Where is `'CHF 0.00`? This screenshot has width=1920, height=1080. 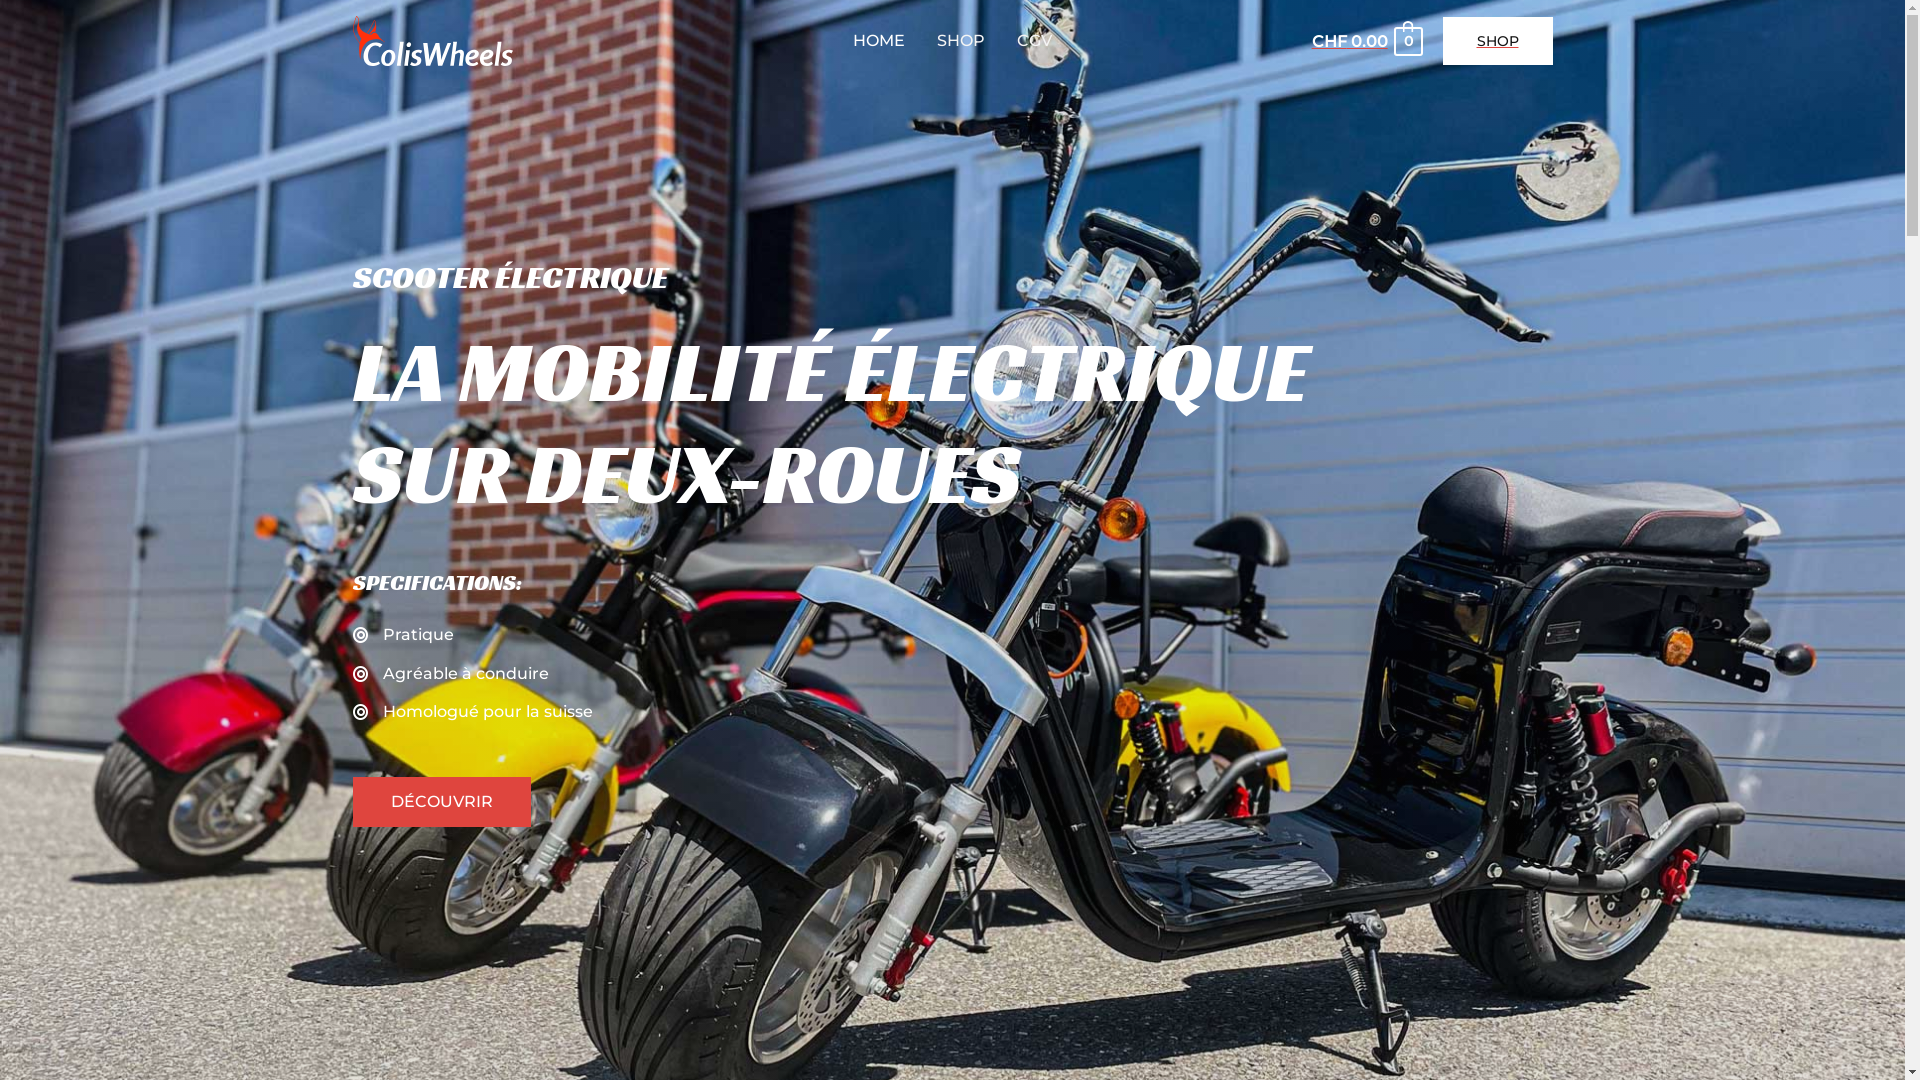
'CHF 0.00 is located at coordinates (1365, 41).